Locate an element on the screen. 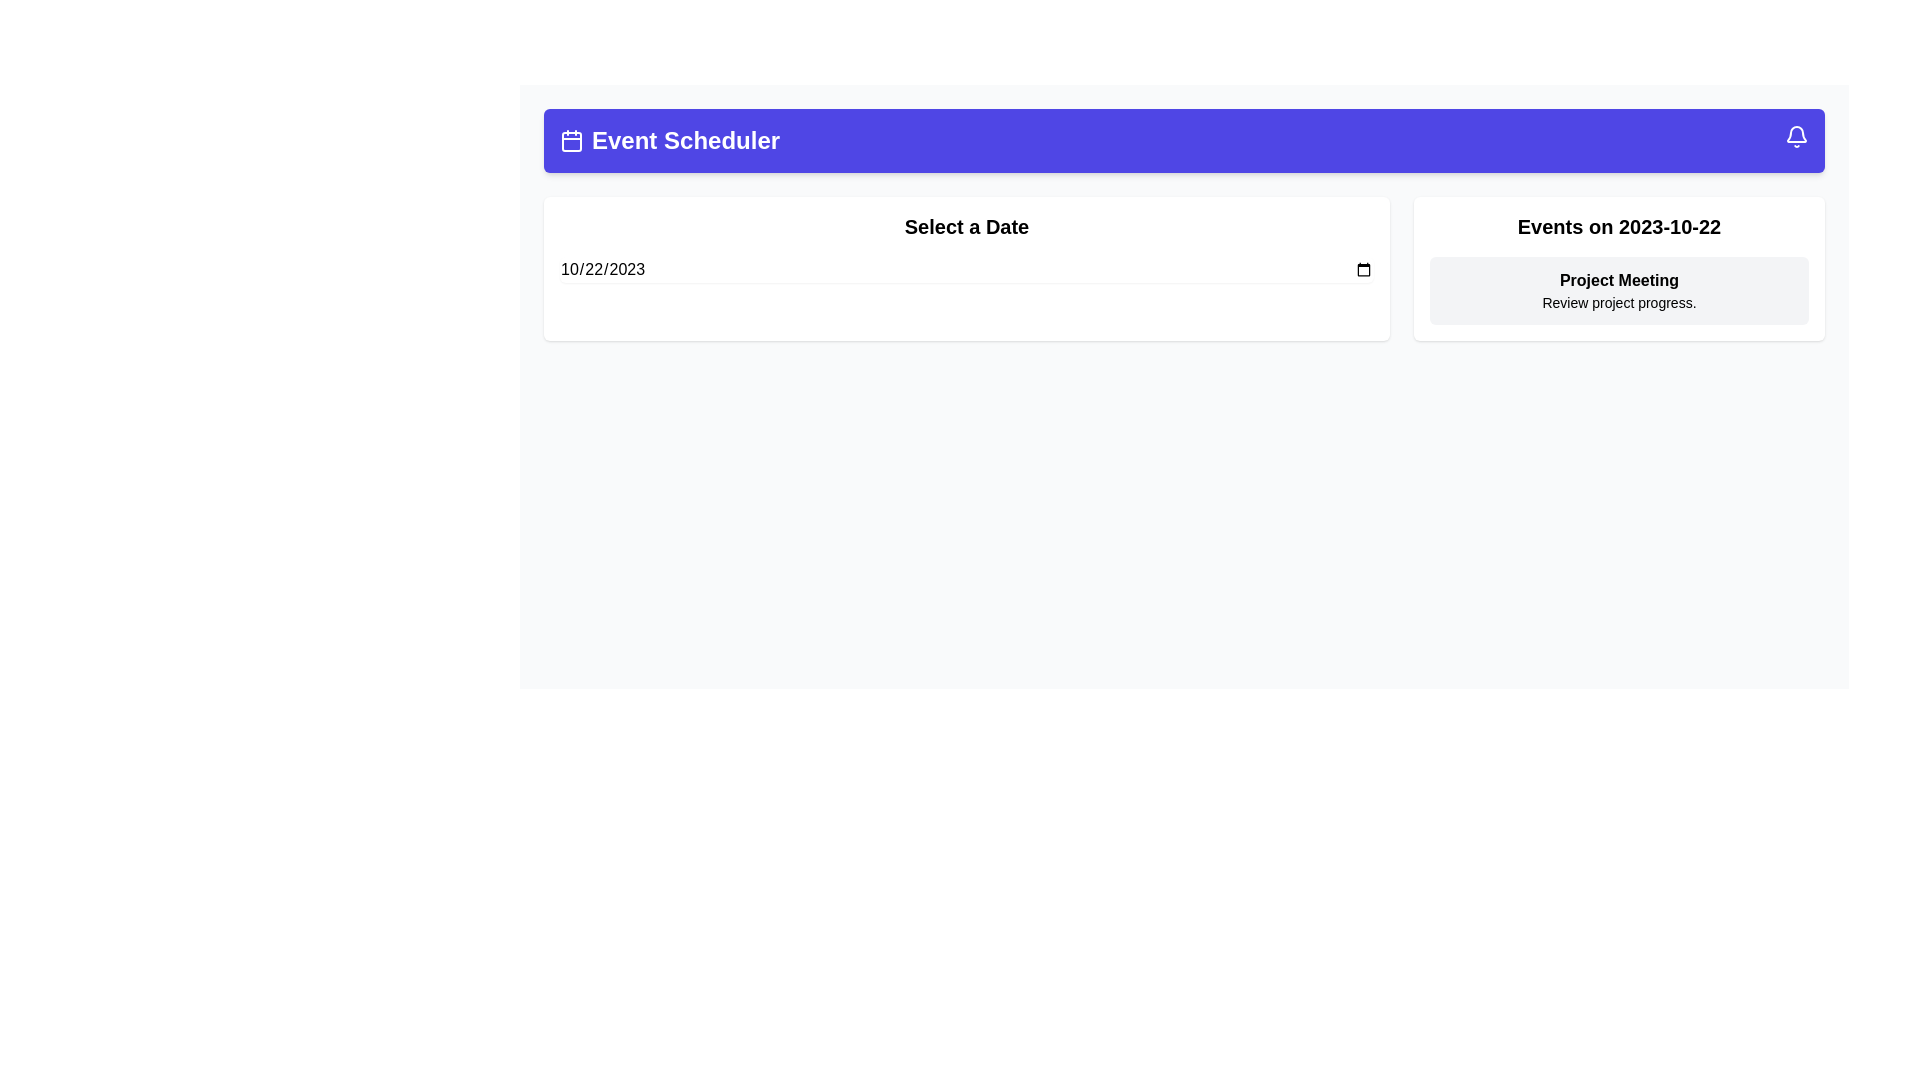  text displayed in the Text Display Block titled 'Project Meeting' with details 'Review project progress.' located below 'Events on 2023-10-22' is located at coordinates (1619, 290).